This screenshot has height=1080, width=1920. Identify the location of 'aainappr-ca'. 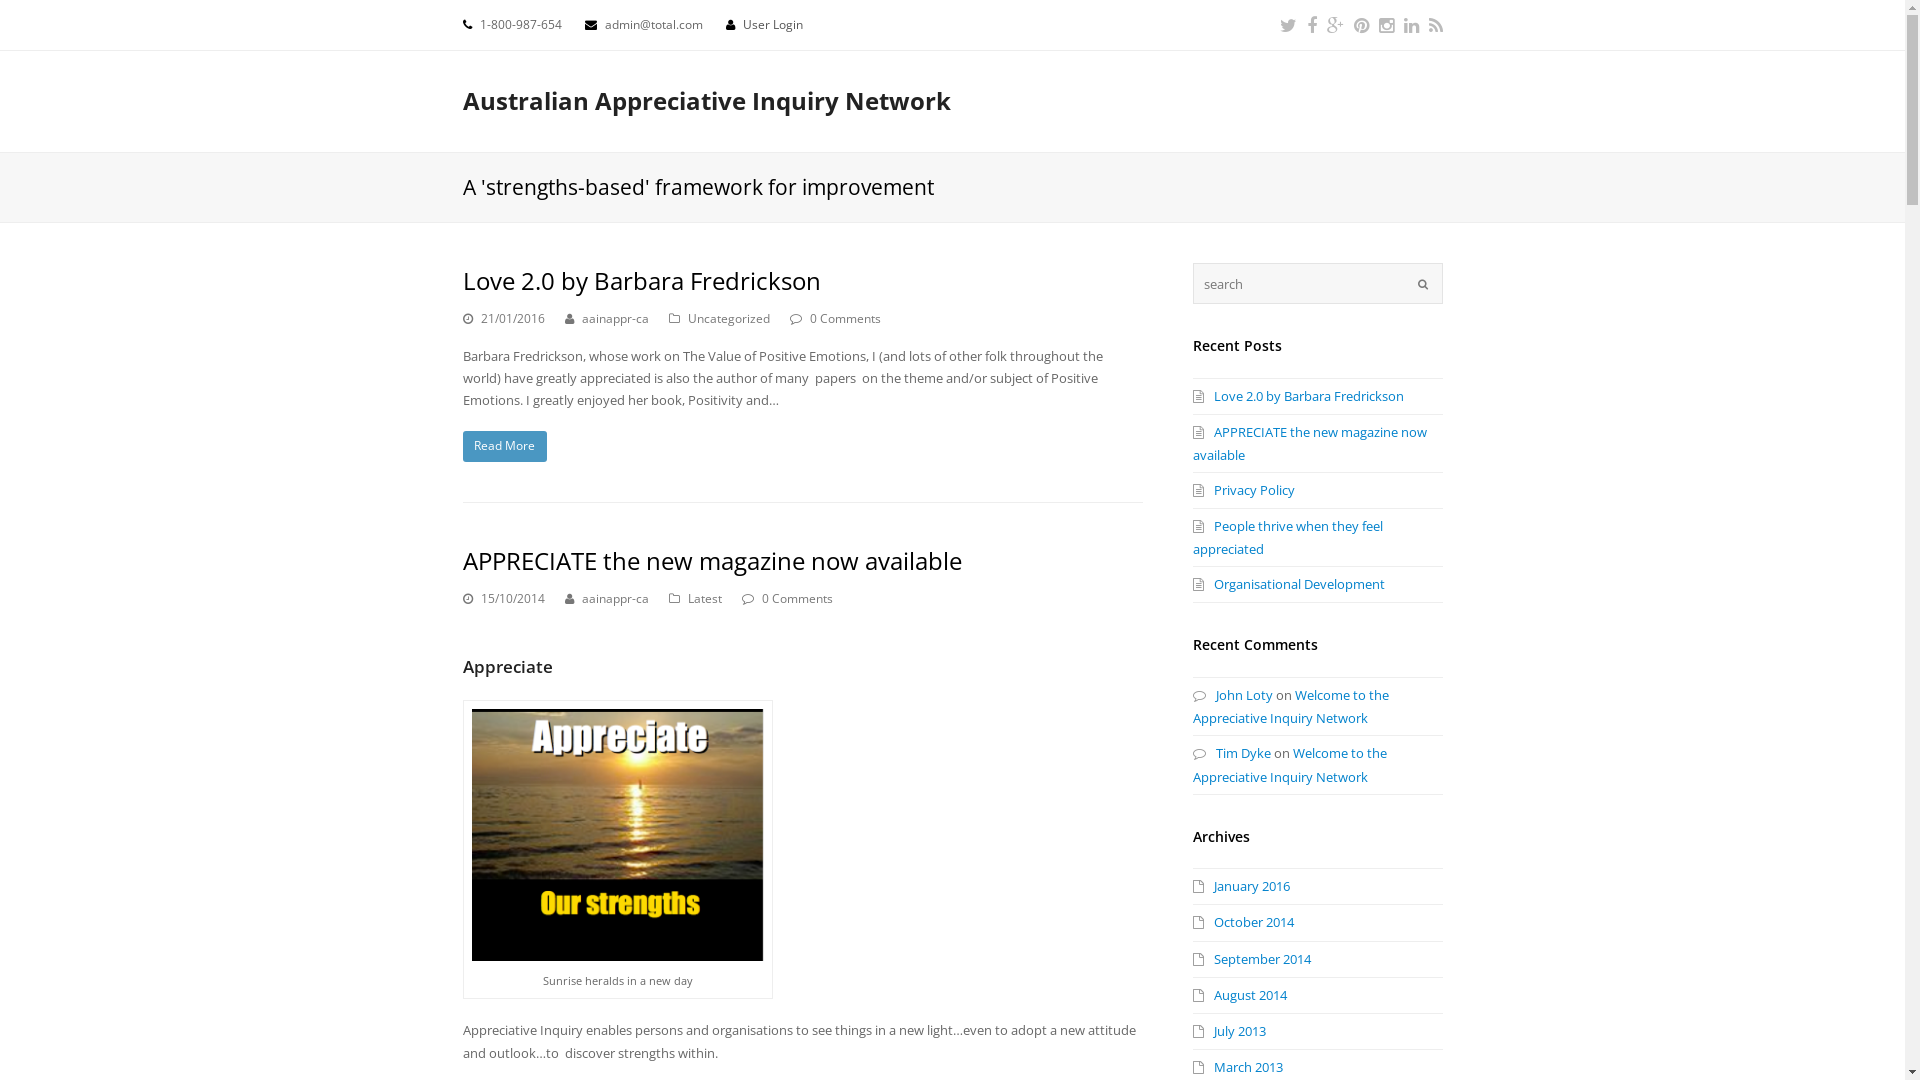
(580, 317).